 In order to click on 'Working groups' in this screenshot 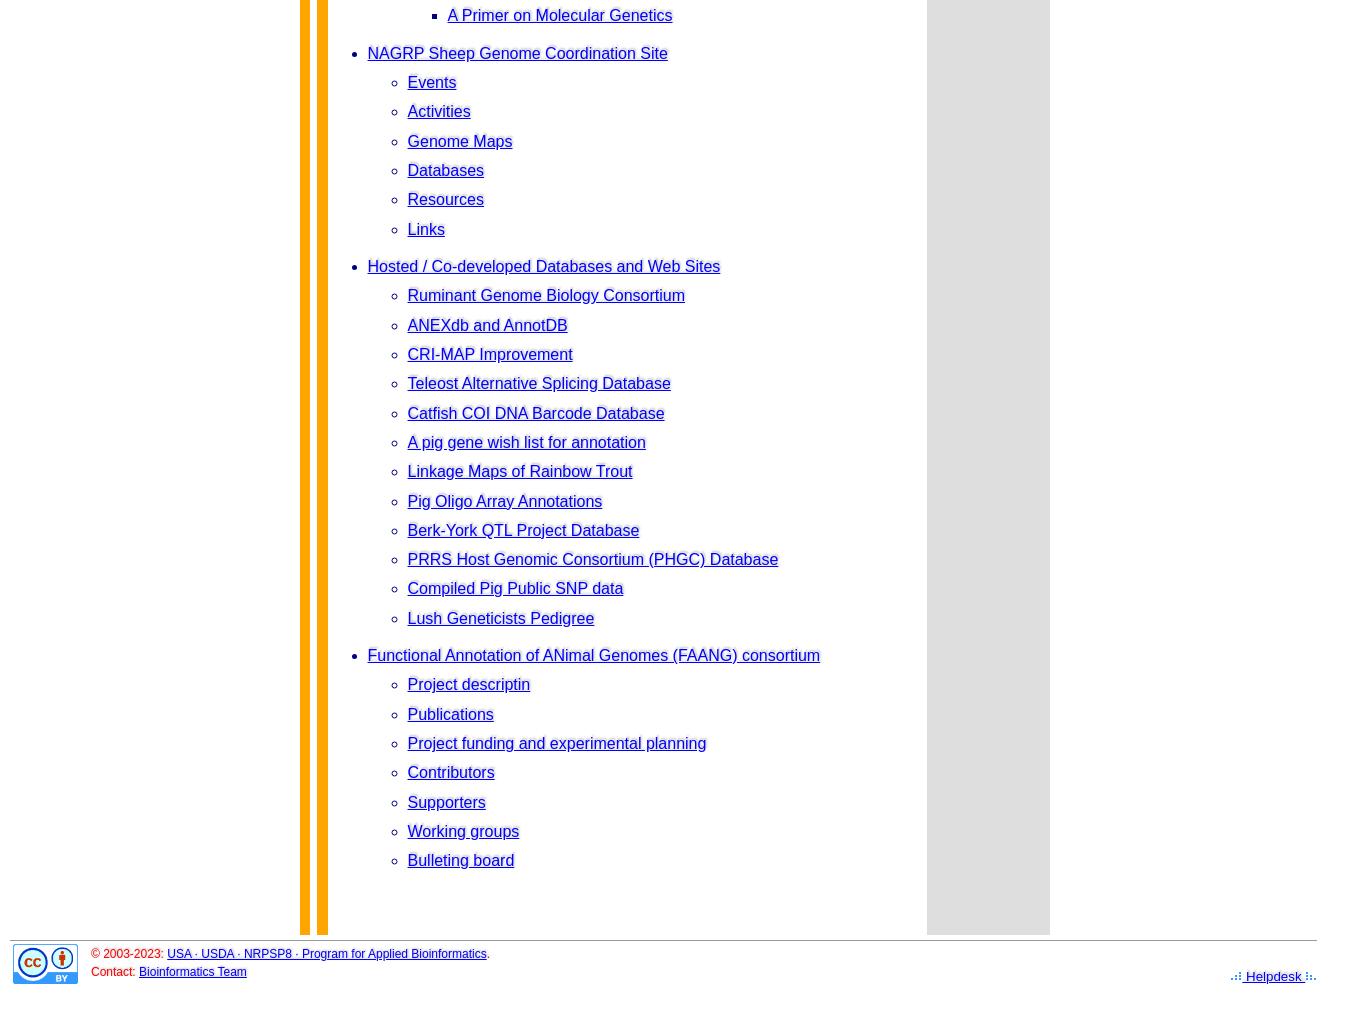, I will do `click(462, 831)`.